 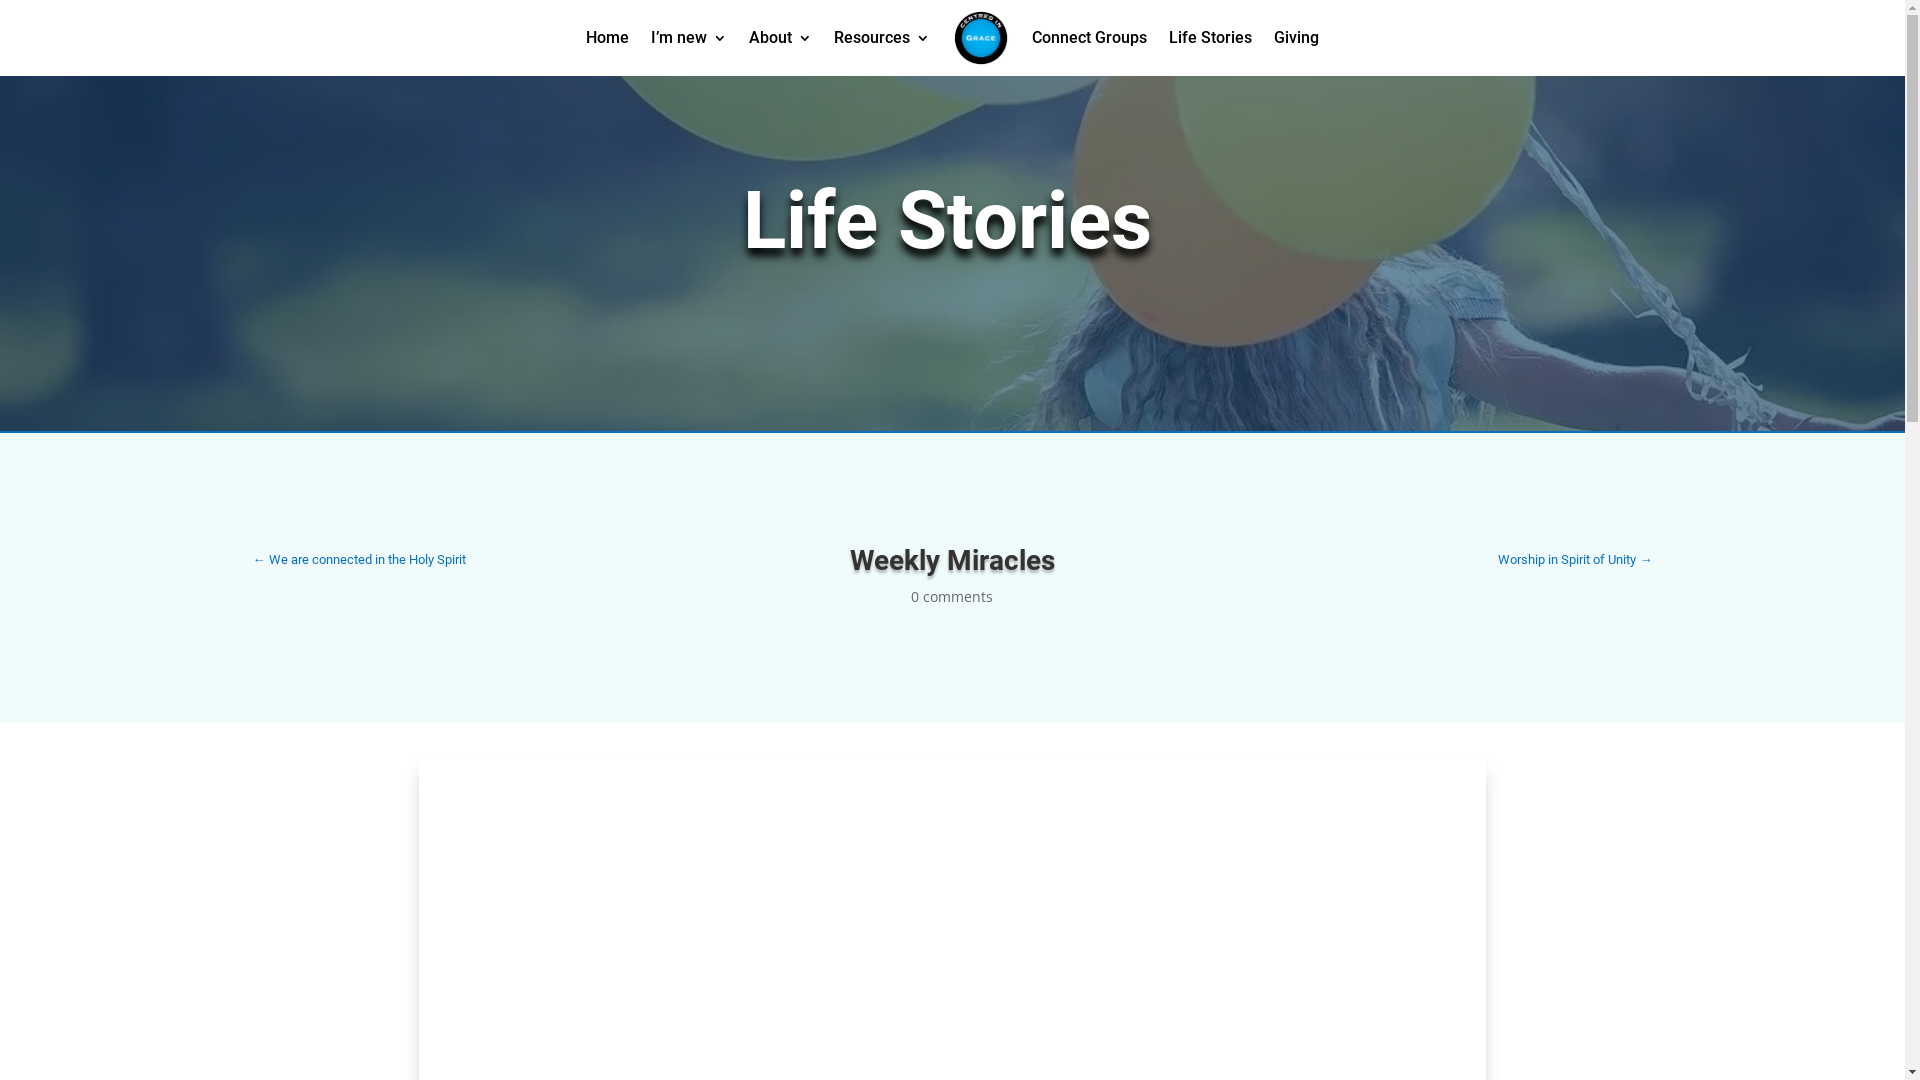 I want to click on 'Connect Groups', so click(x=1032, y=38).